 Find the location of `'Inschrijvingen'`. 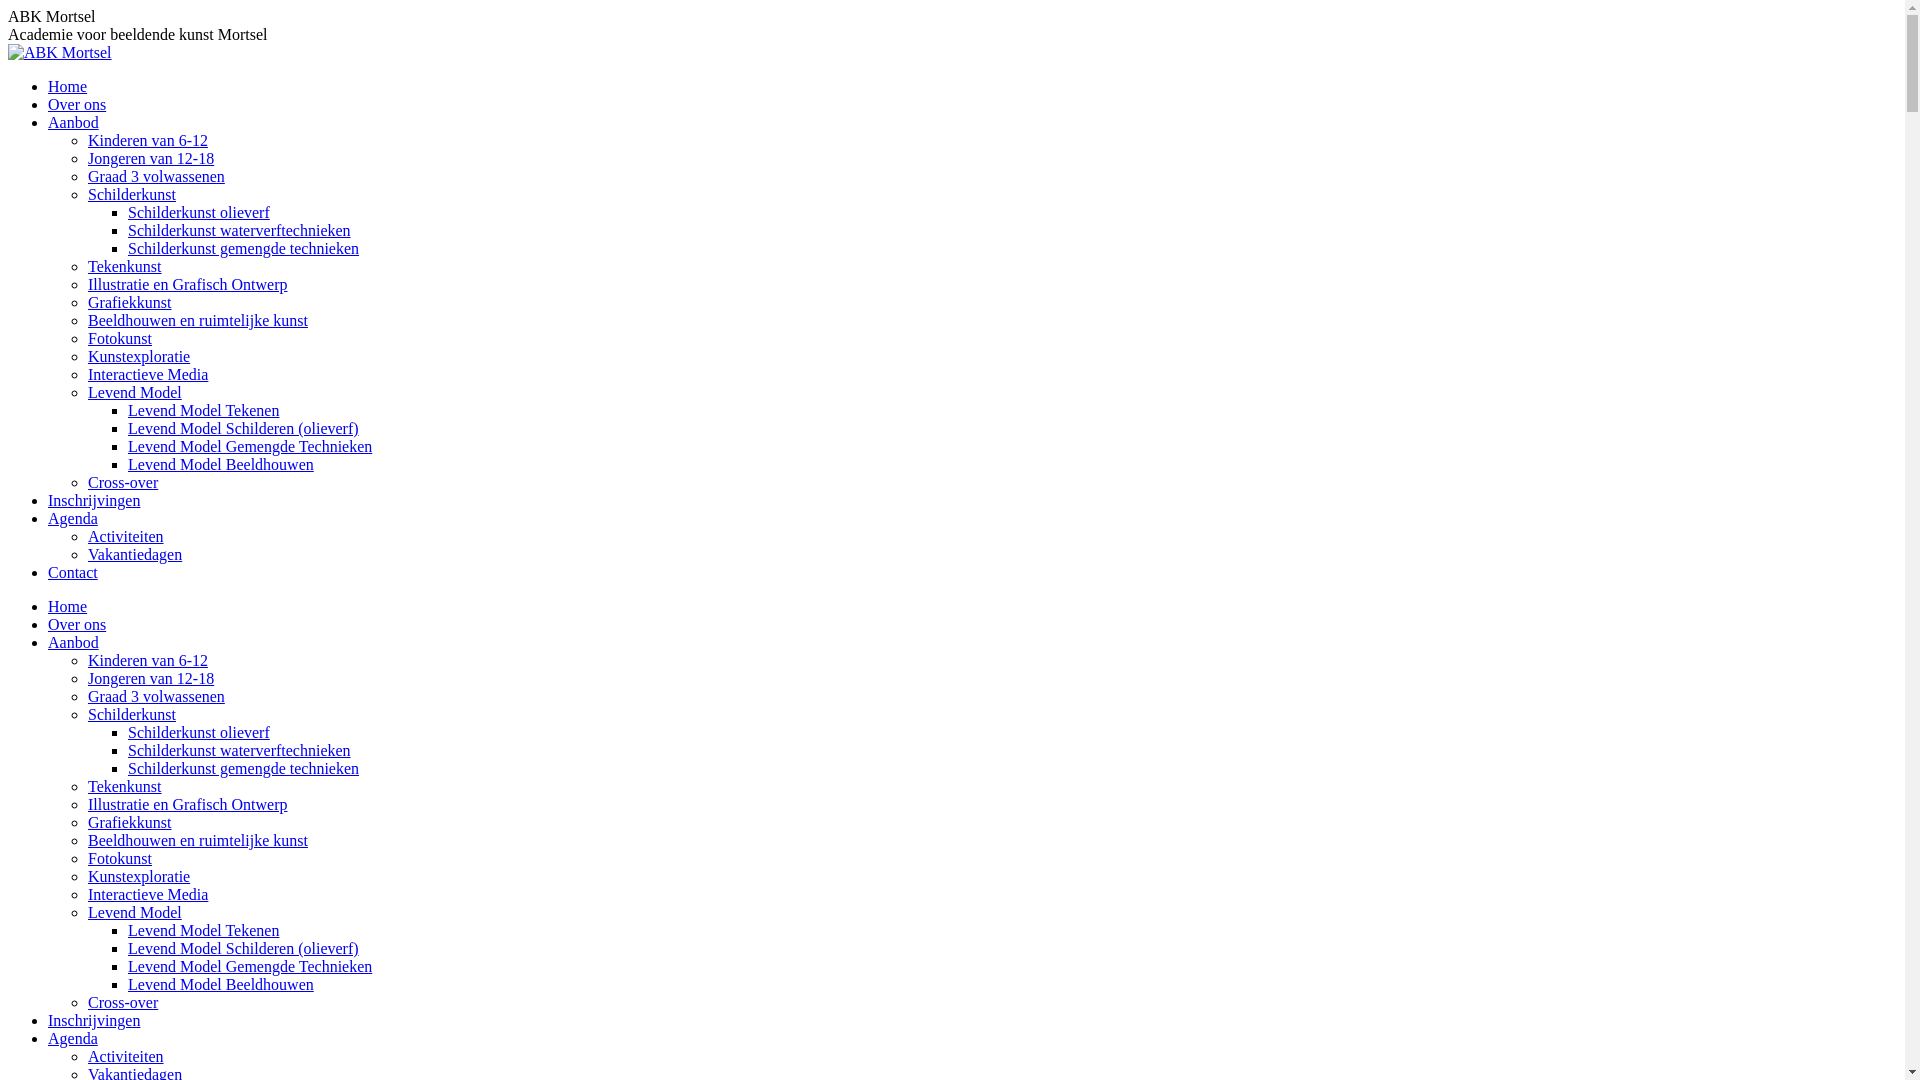

'Inschrijvingen' is located at coordinates (48, 499).